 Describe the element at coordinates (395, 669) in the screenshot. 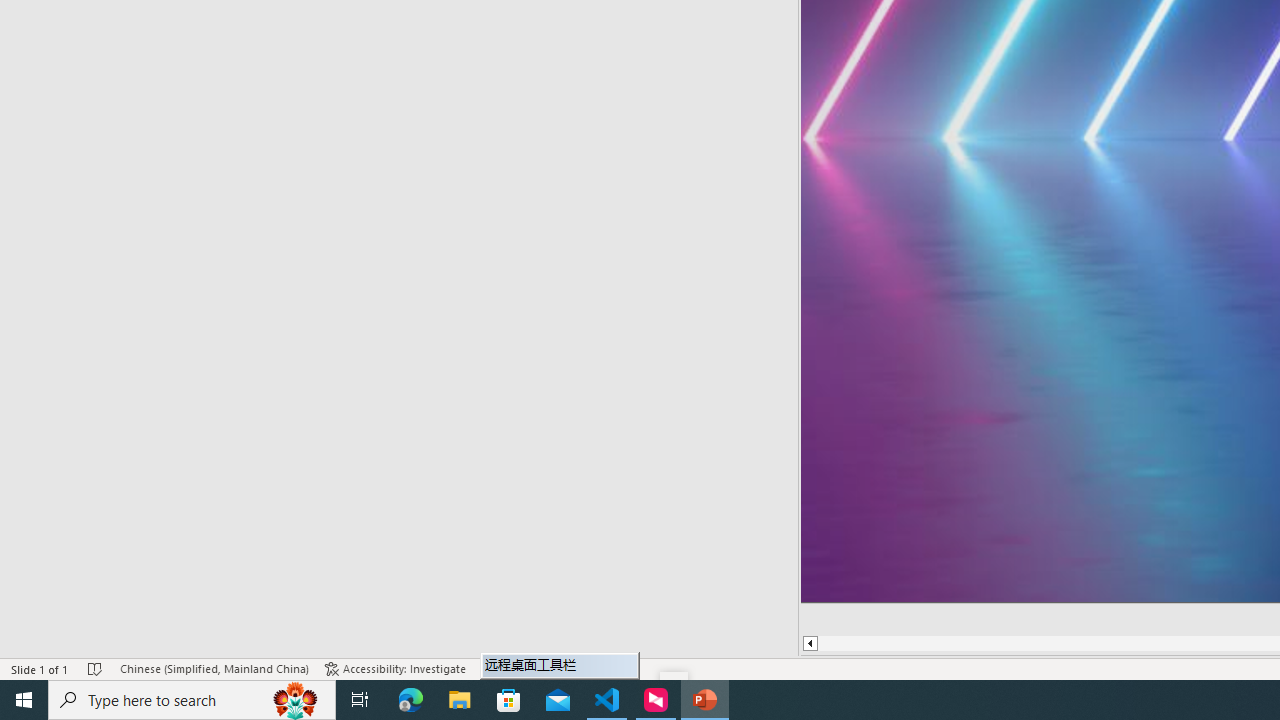

I see `'Accessibility Checker Accessibility: Investigate'` at that location.